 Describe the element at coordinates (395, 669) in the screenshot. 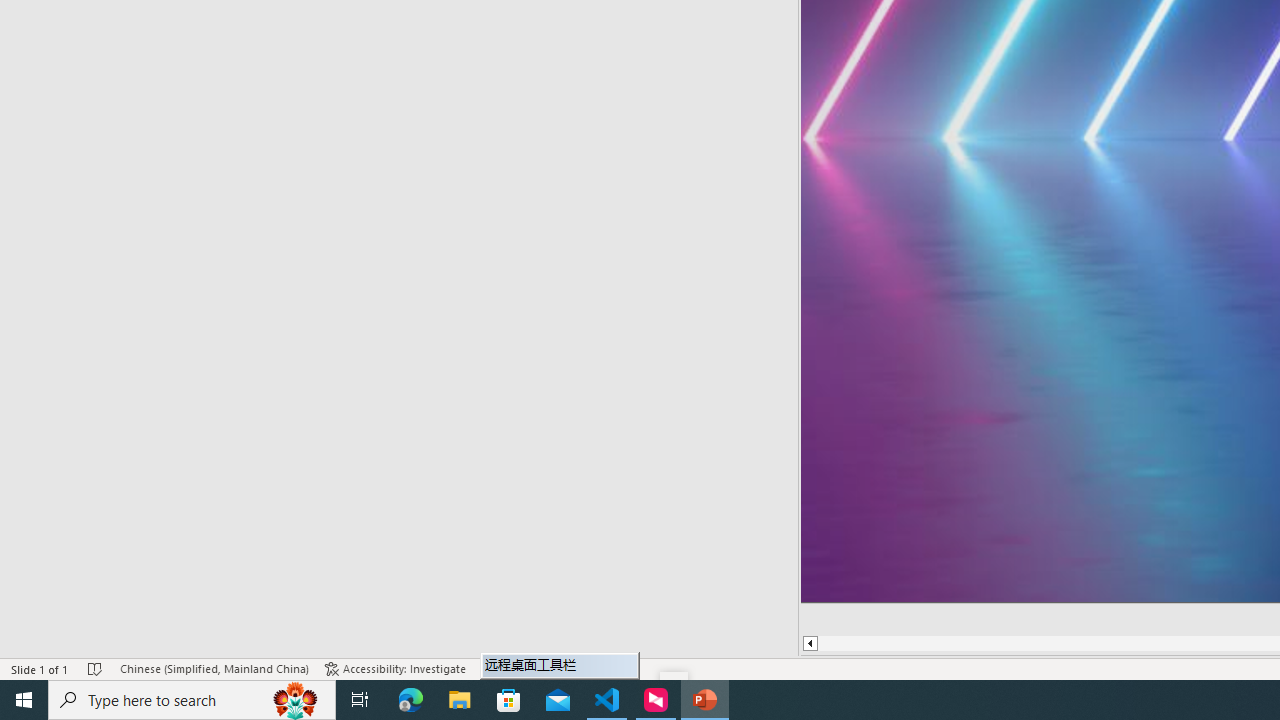

I see `'Accessibility Checker Accessibility: Investigate'` at that location.